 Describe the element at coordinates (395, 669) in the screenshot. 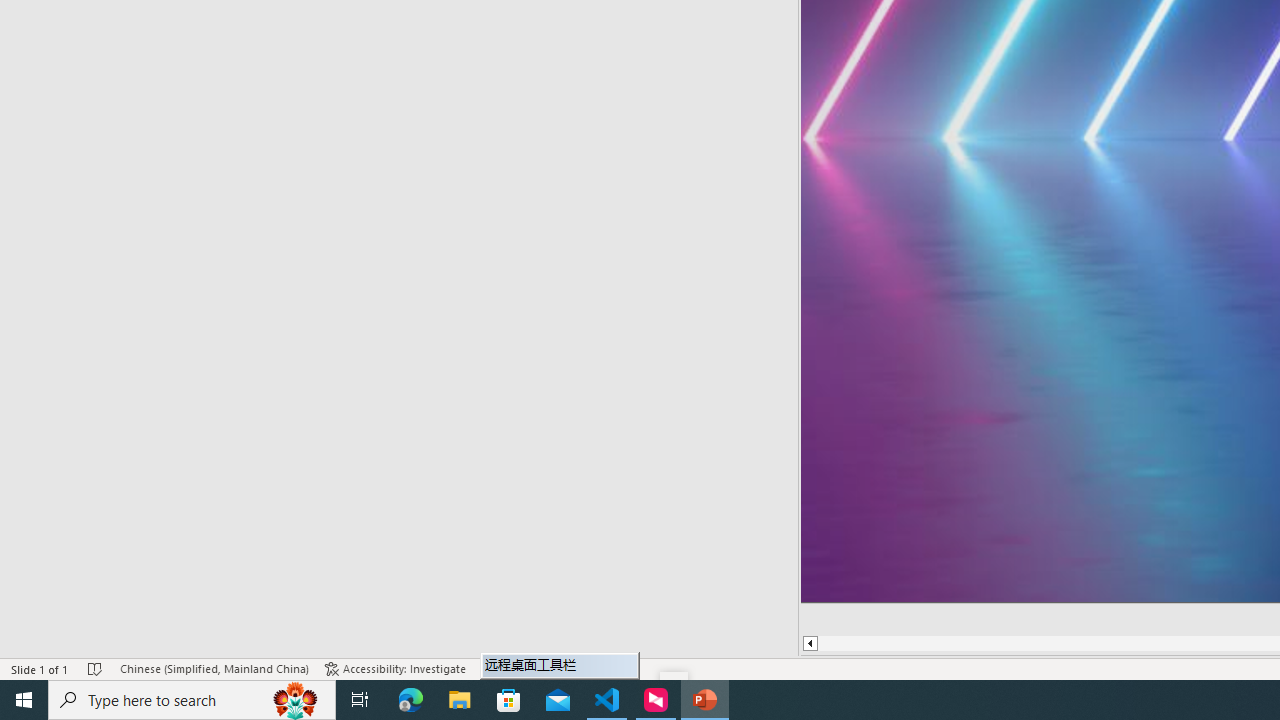

I see `'Accessibility Checker Accessibility: Investigate'` at that location.